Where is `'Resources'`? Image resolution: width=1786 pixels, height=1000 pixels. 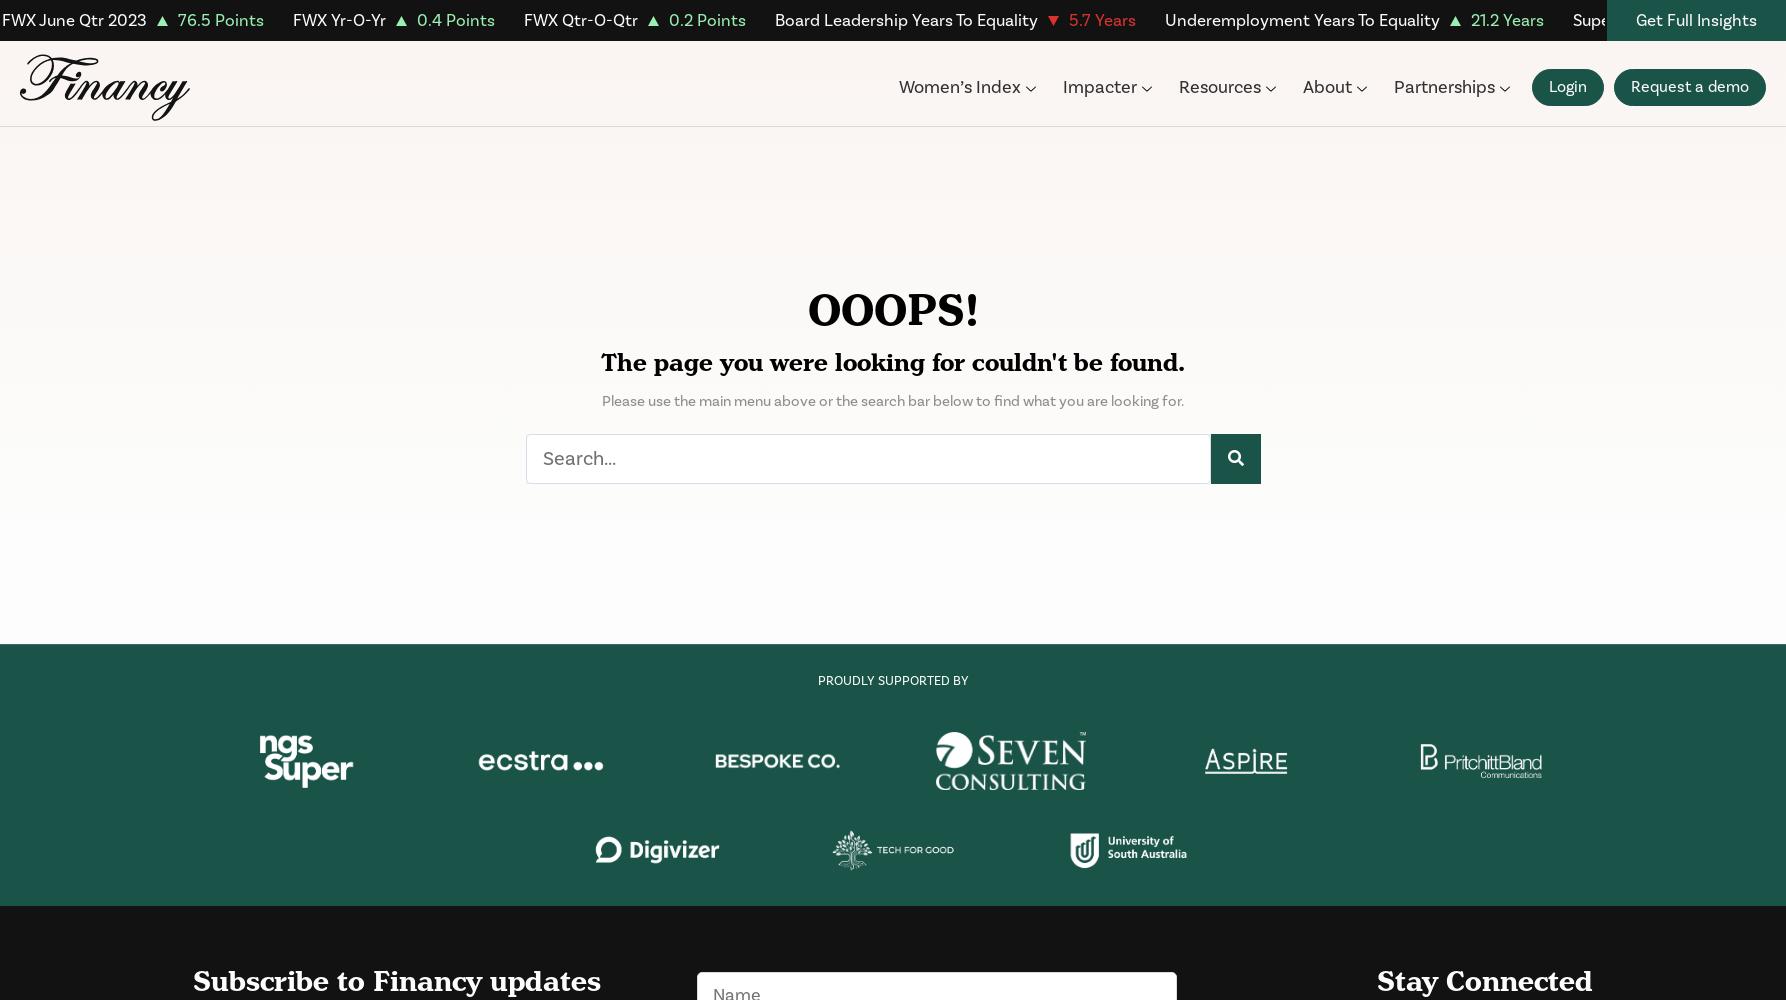 'Resources' is located at coordinates (1218, 86).